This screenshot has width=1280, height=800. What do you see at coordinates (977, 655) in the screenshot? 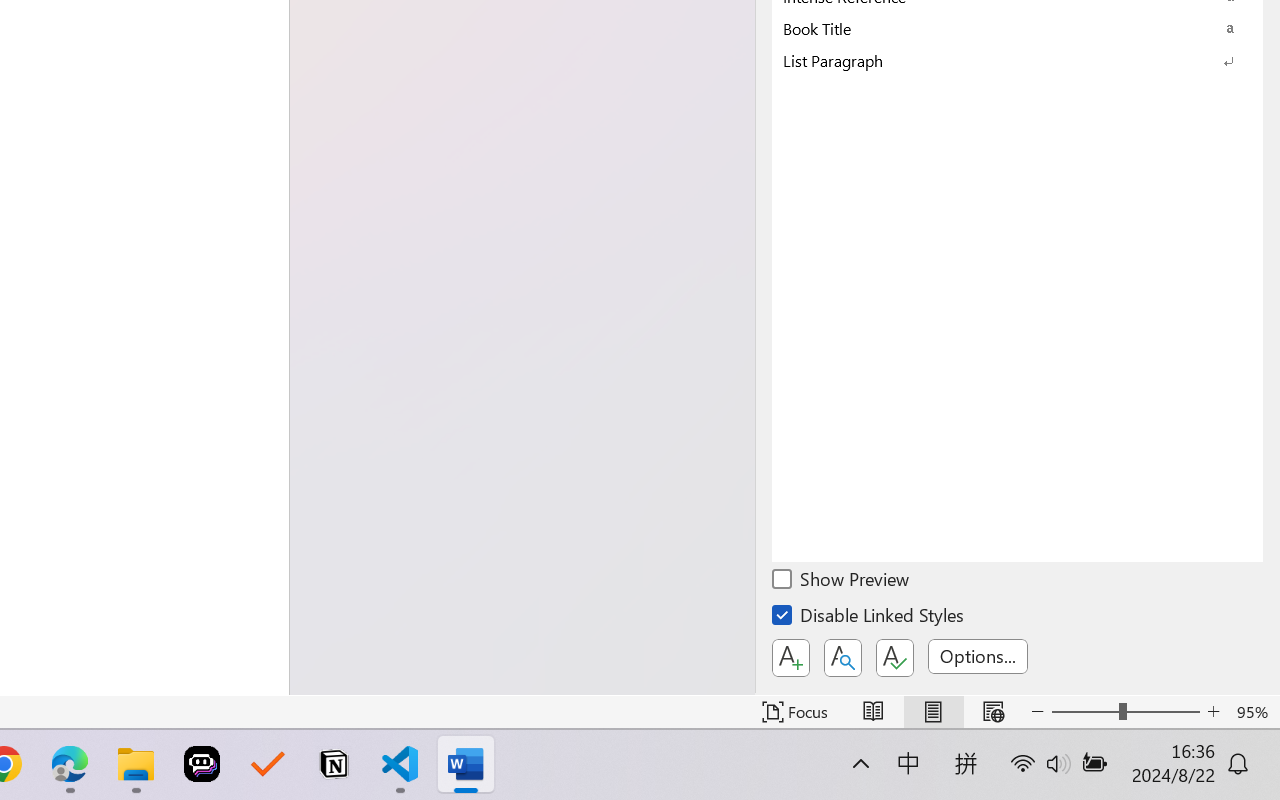
I see `'Options...'` at bounding box center [977, 655].